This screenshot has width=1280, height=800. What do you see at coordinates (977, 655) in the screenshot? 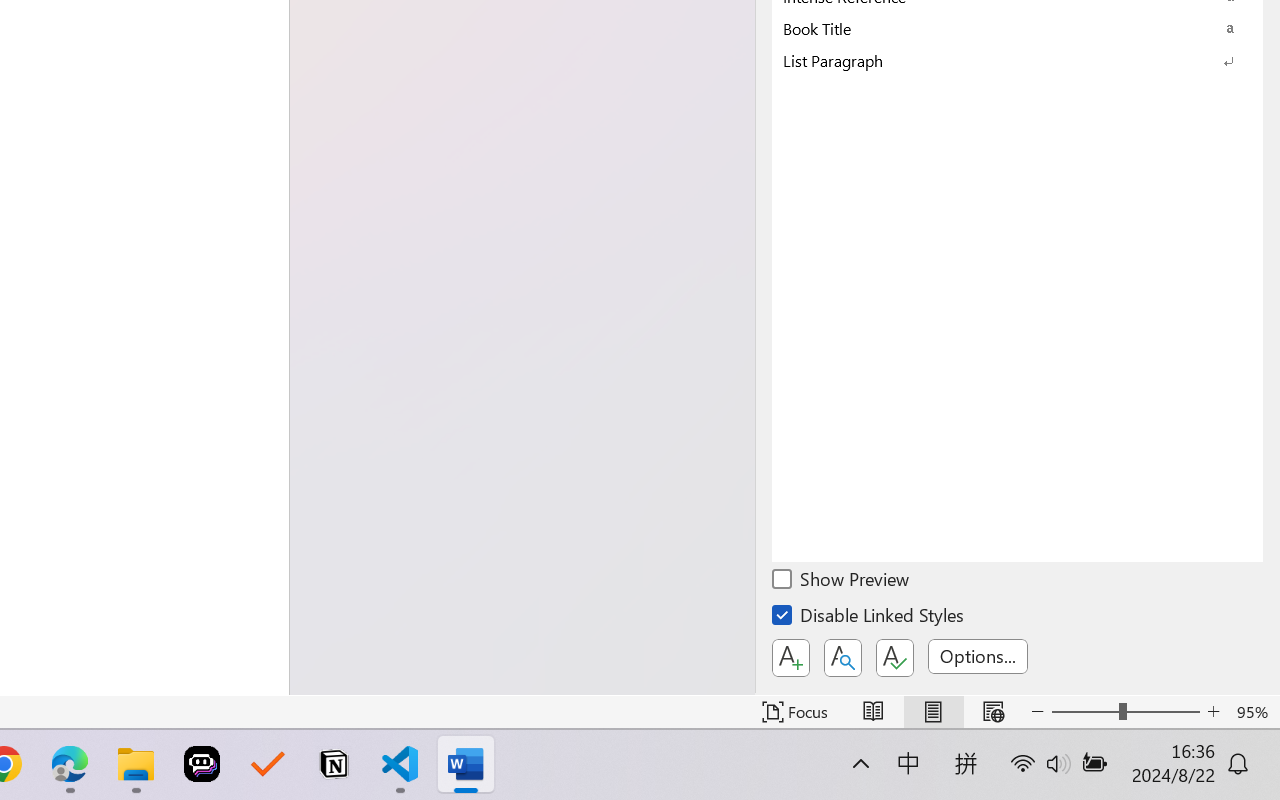
I see `'Options...'` at bounding box center [977, 655].